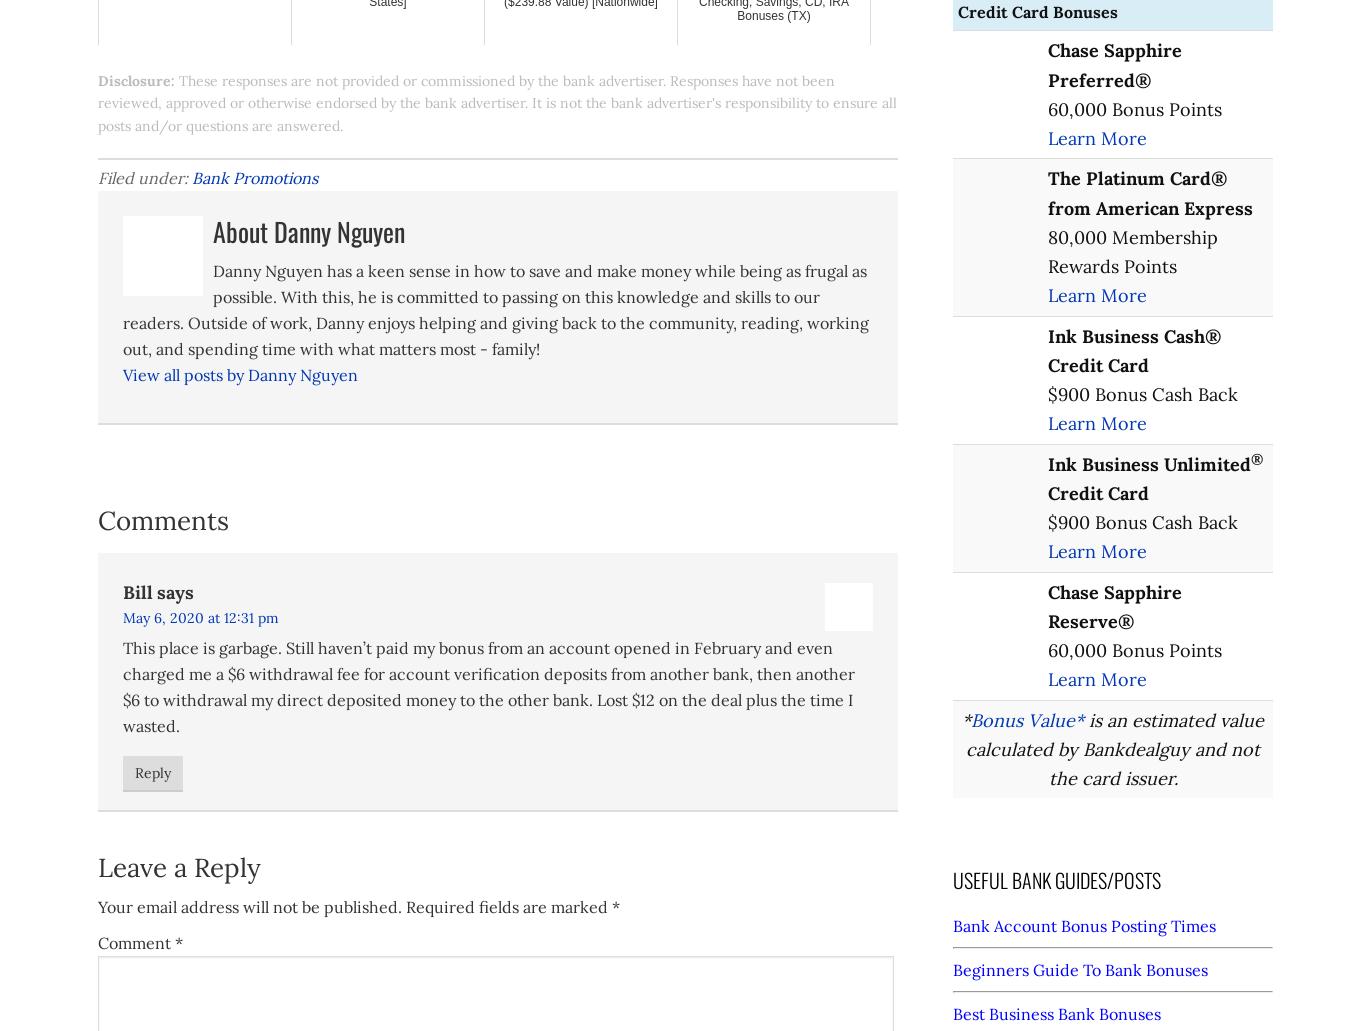 The height and width of the screenshot is (1031, 1366). I want to click on 'Bank Promotions', so click(255, 176).